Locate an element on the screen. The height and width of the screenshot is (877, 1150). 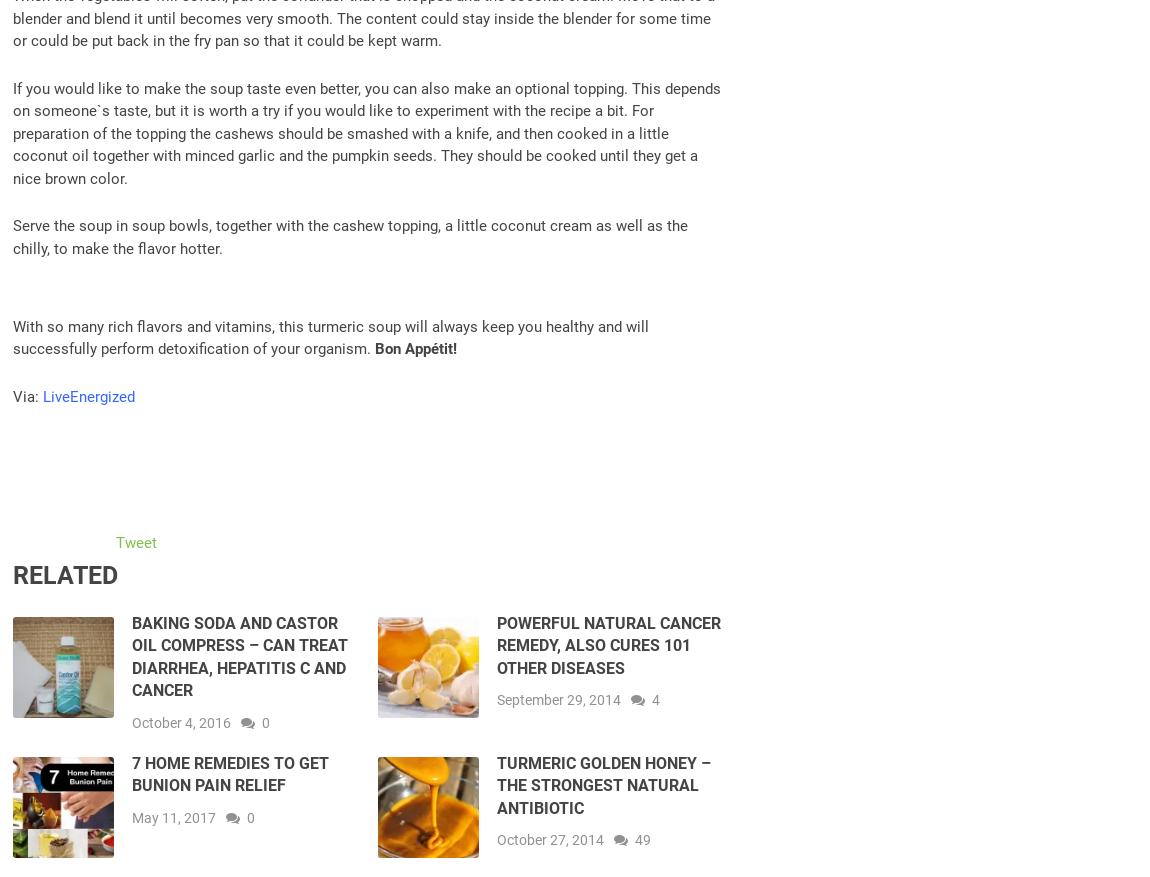
'Turmeric Golden Honey – The Strongest Natural Antibiotic' is located at coordinates (601, 784).